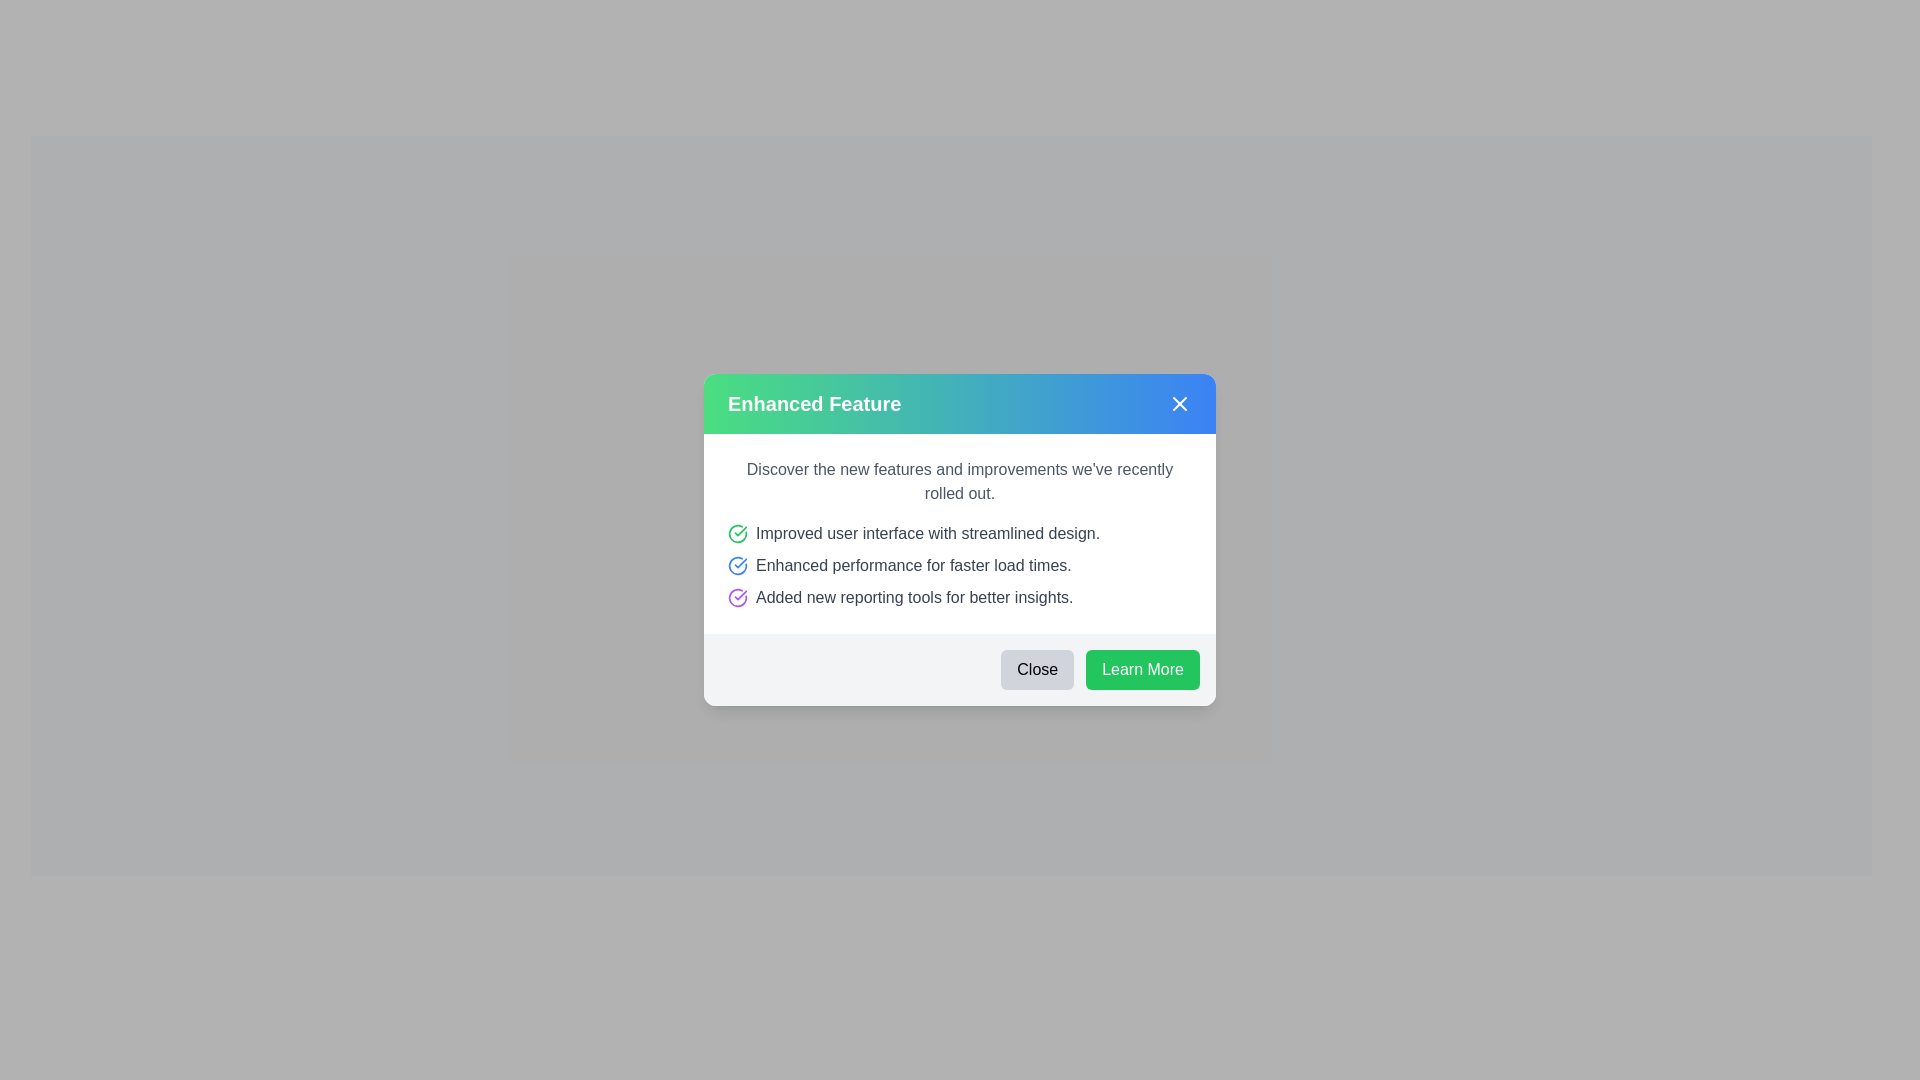  Describe the element at coordinates (814, 404) in the screenshot. I see `the text label displaying 'Enhanced Feature' in bold font on a gradient background within the header bar of the modal dialog box` at that location.